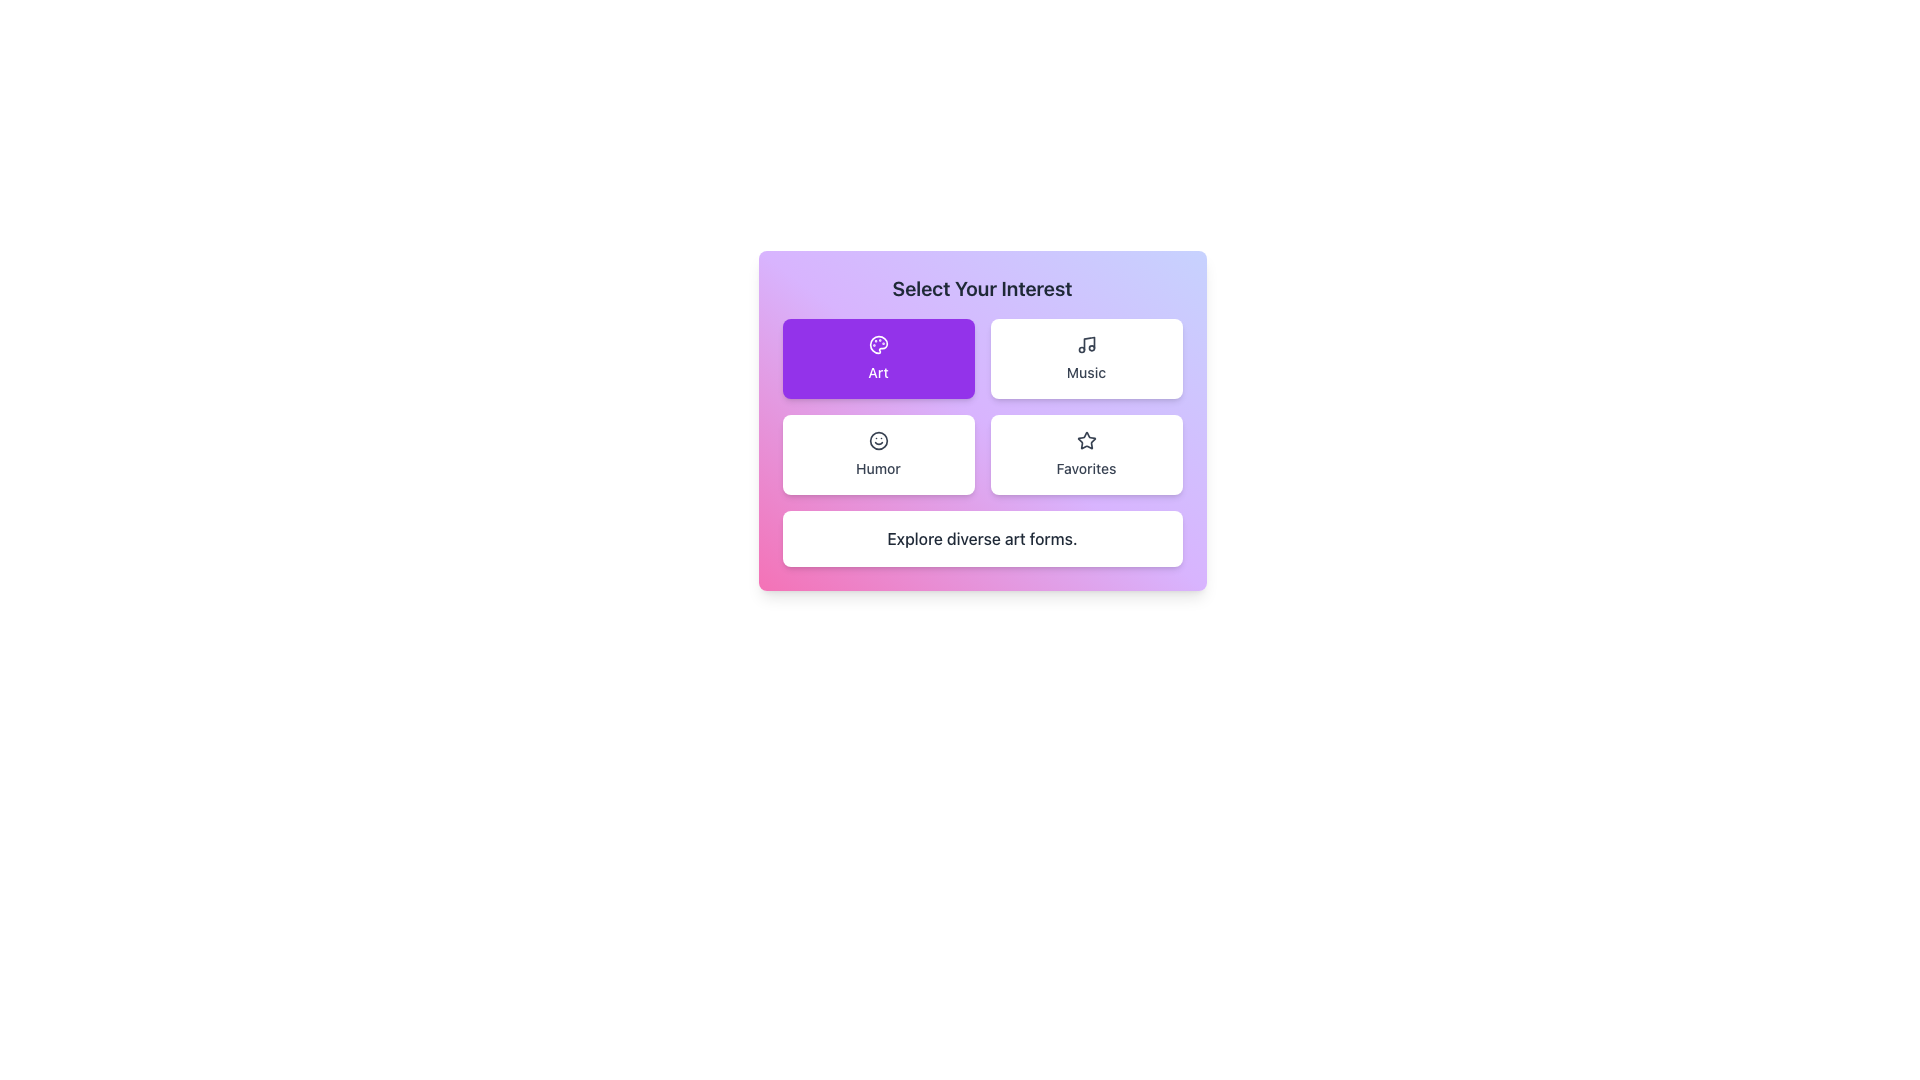  I want to click on the 'Music' button, which is a rectangular button with a white background and rounded corners, featuring musical notes icon and 'Music' text, so click(1085, 357).